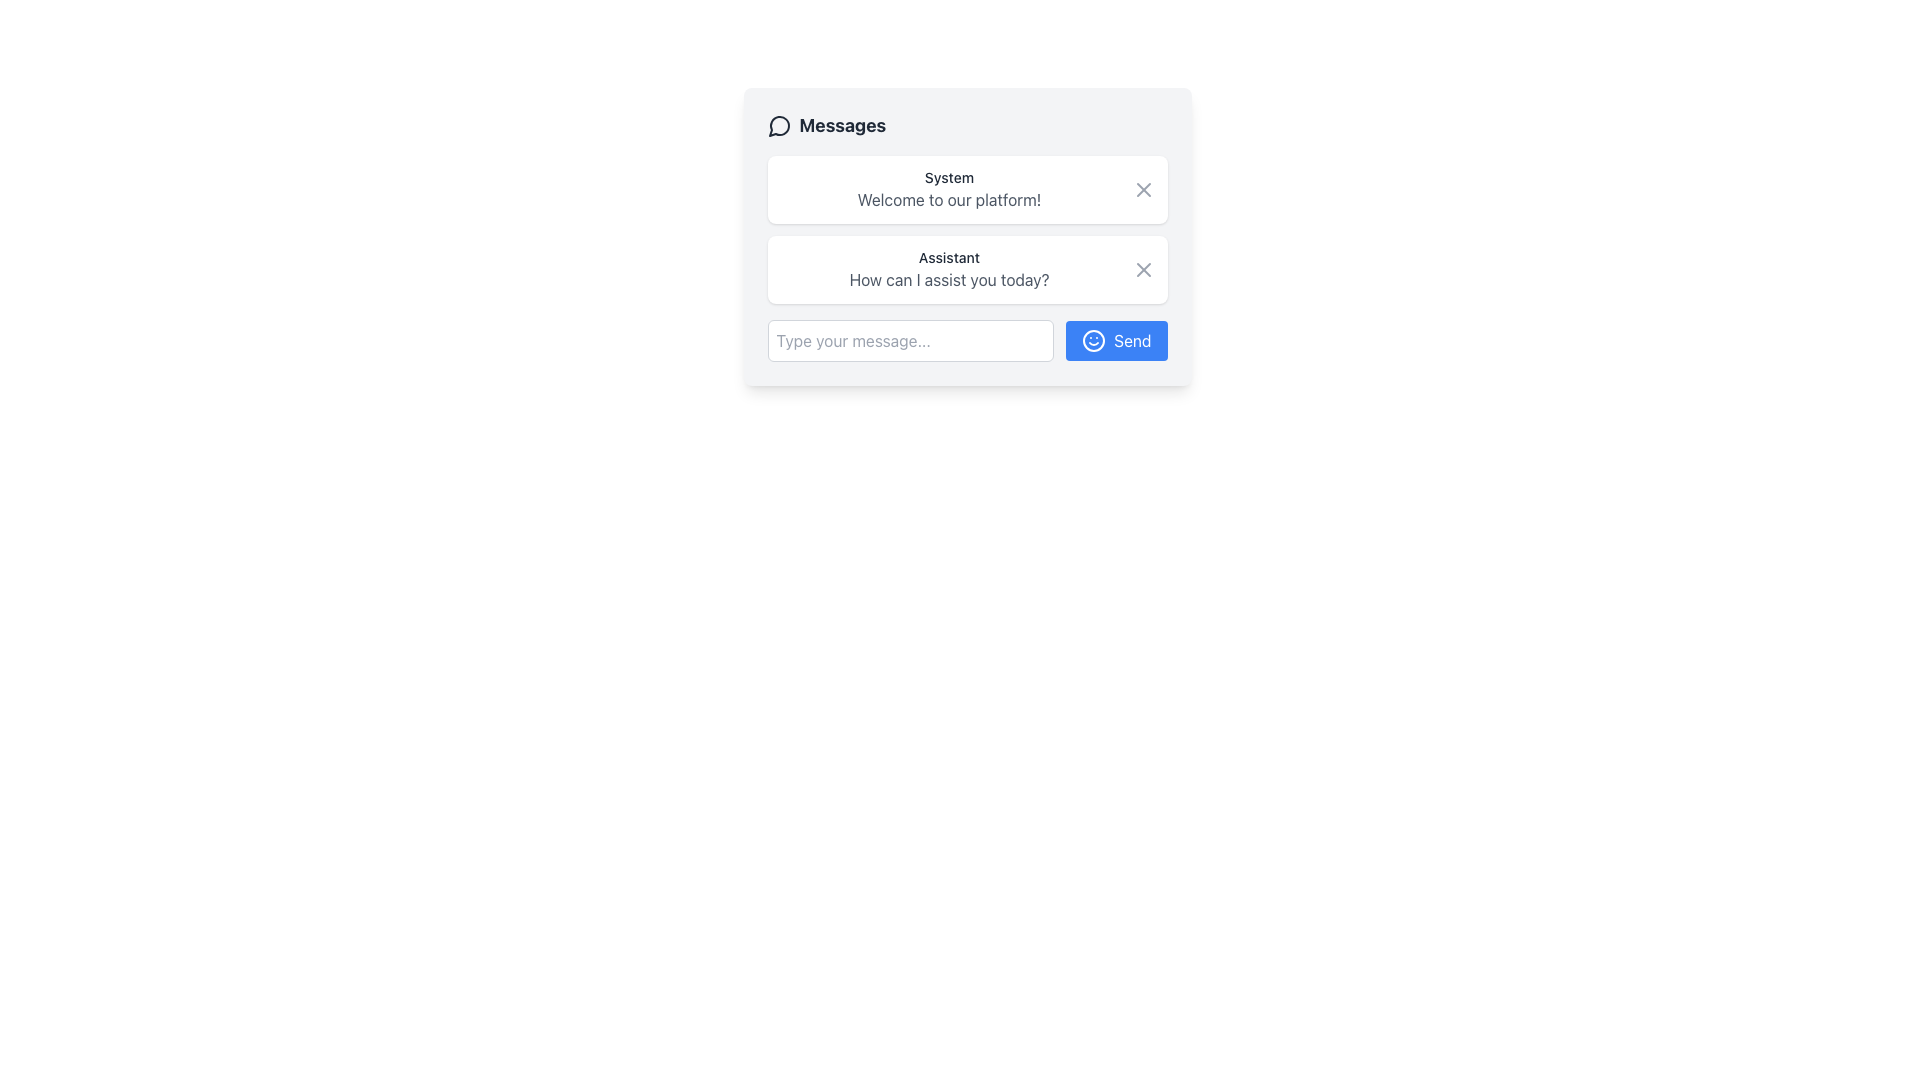  Describe the element at coordinates (1143, 270) in the screenshot. I see `the dismiss button located at the far right of the message card containing the text 'Assistant How can I assist you today?'` at that location.